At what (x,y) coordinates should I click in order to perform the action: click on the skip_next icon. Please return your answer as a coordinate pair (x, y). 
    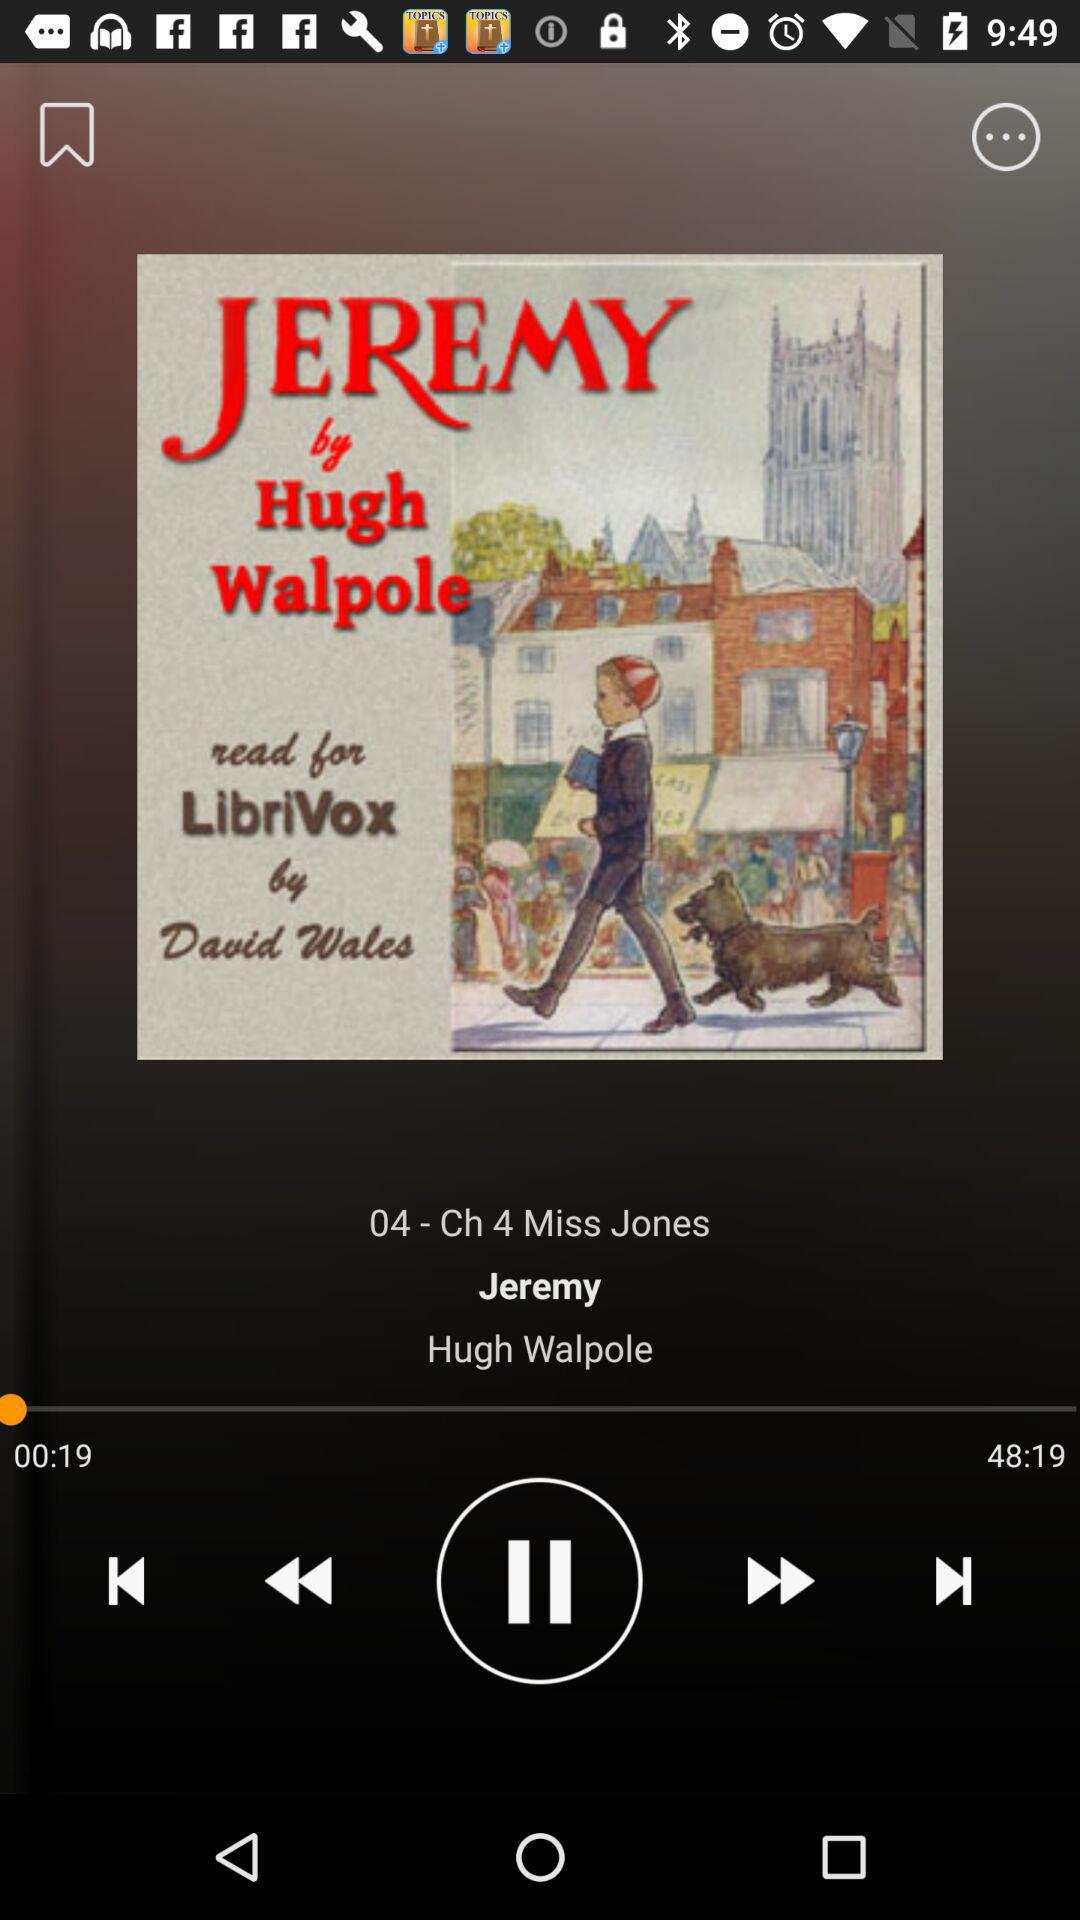
    Looking at the image, I should click on (952, 1579).